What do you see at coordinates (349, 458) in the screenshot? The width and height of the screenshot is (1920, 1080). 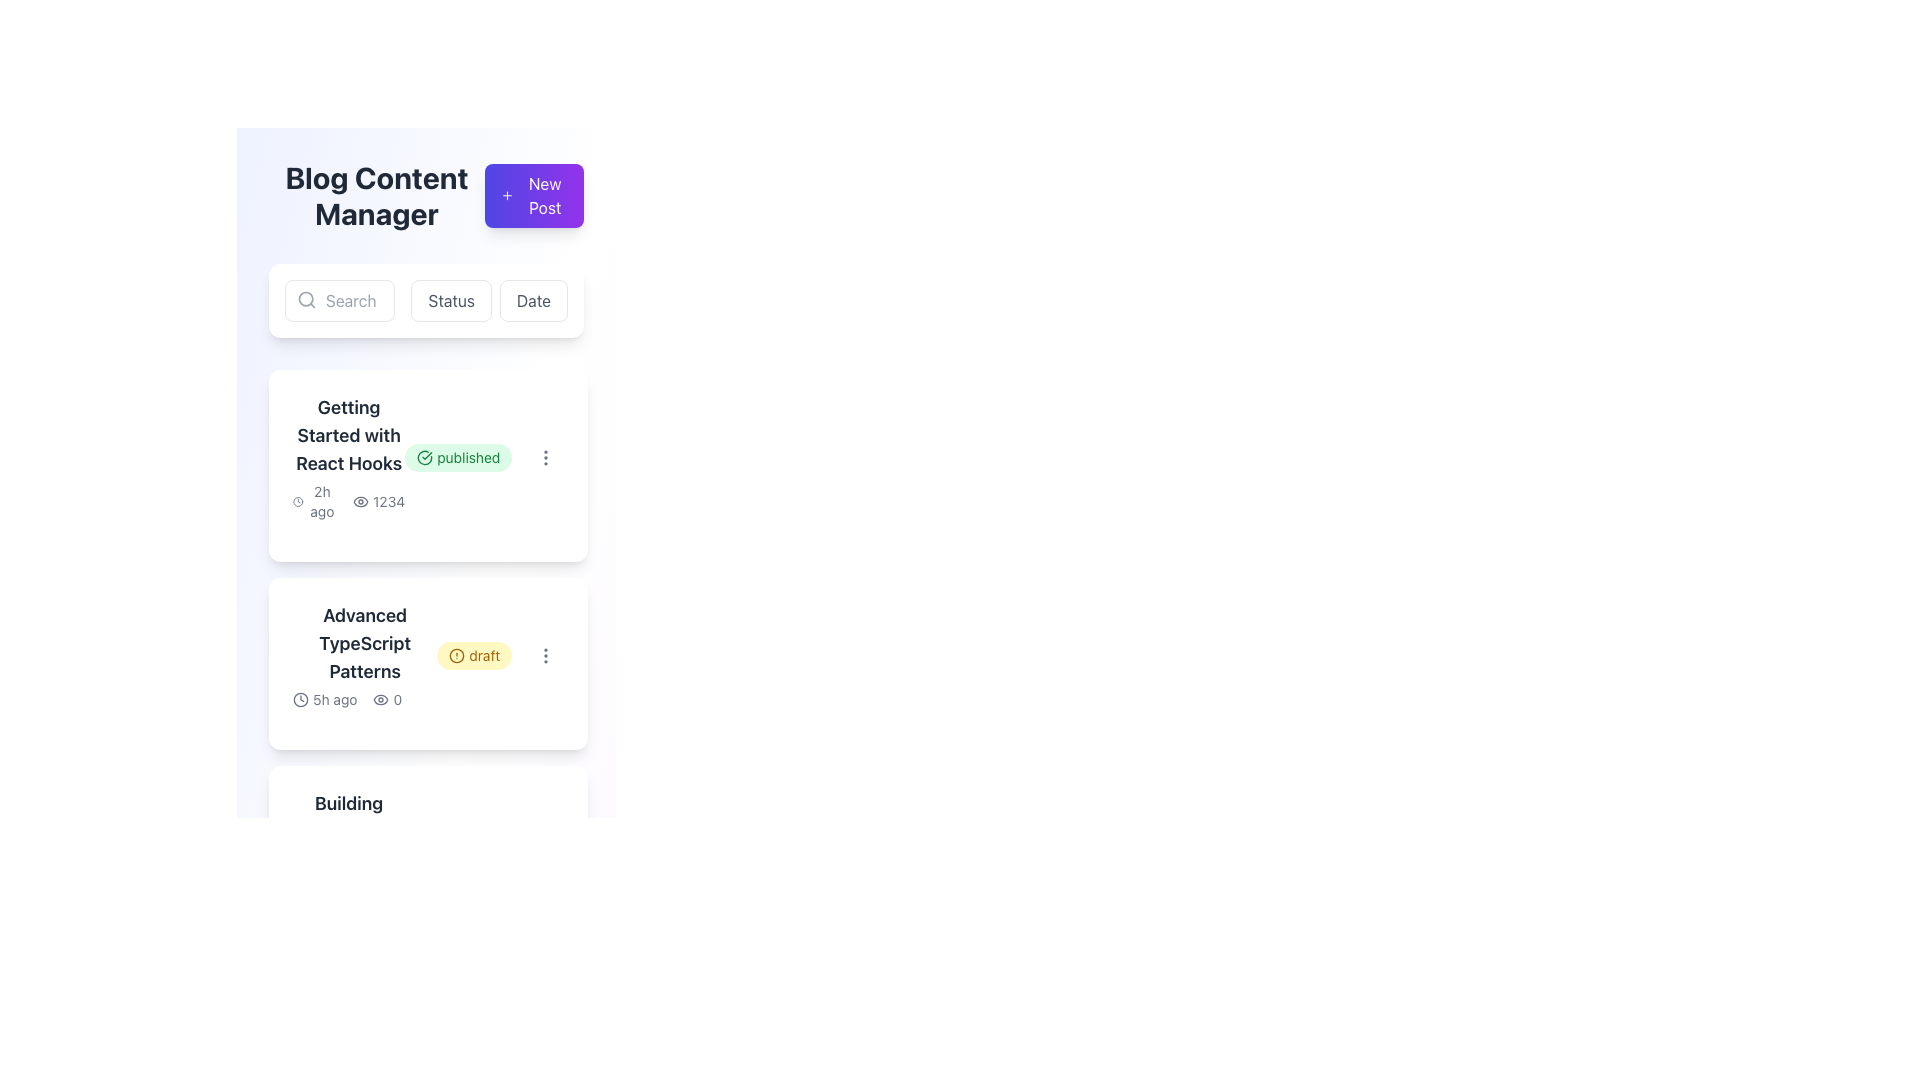 I see `the Textual content block that serves as a descriptive summary for a blog post, located at the top of the first listing in the 'Blog Content Manager' interface` at bounding box center [349, 458].